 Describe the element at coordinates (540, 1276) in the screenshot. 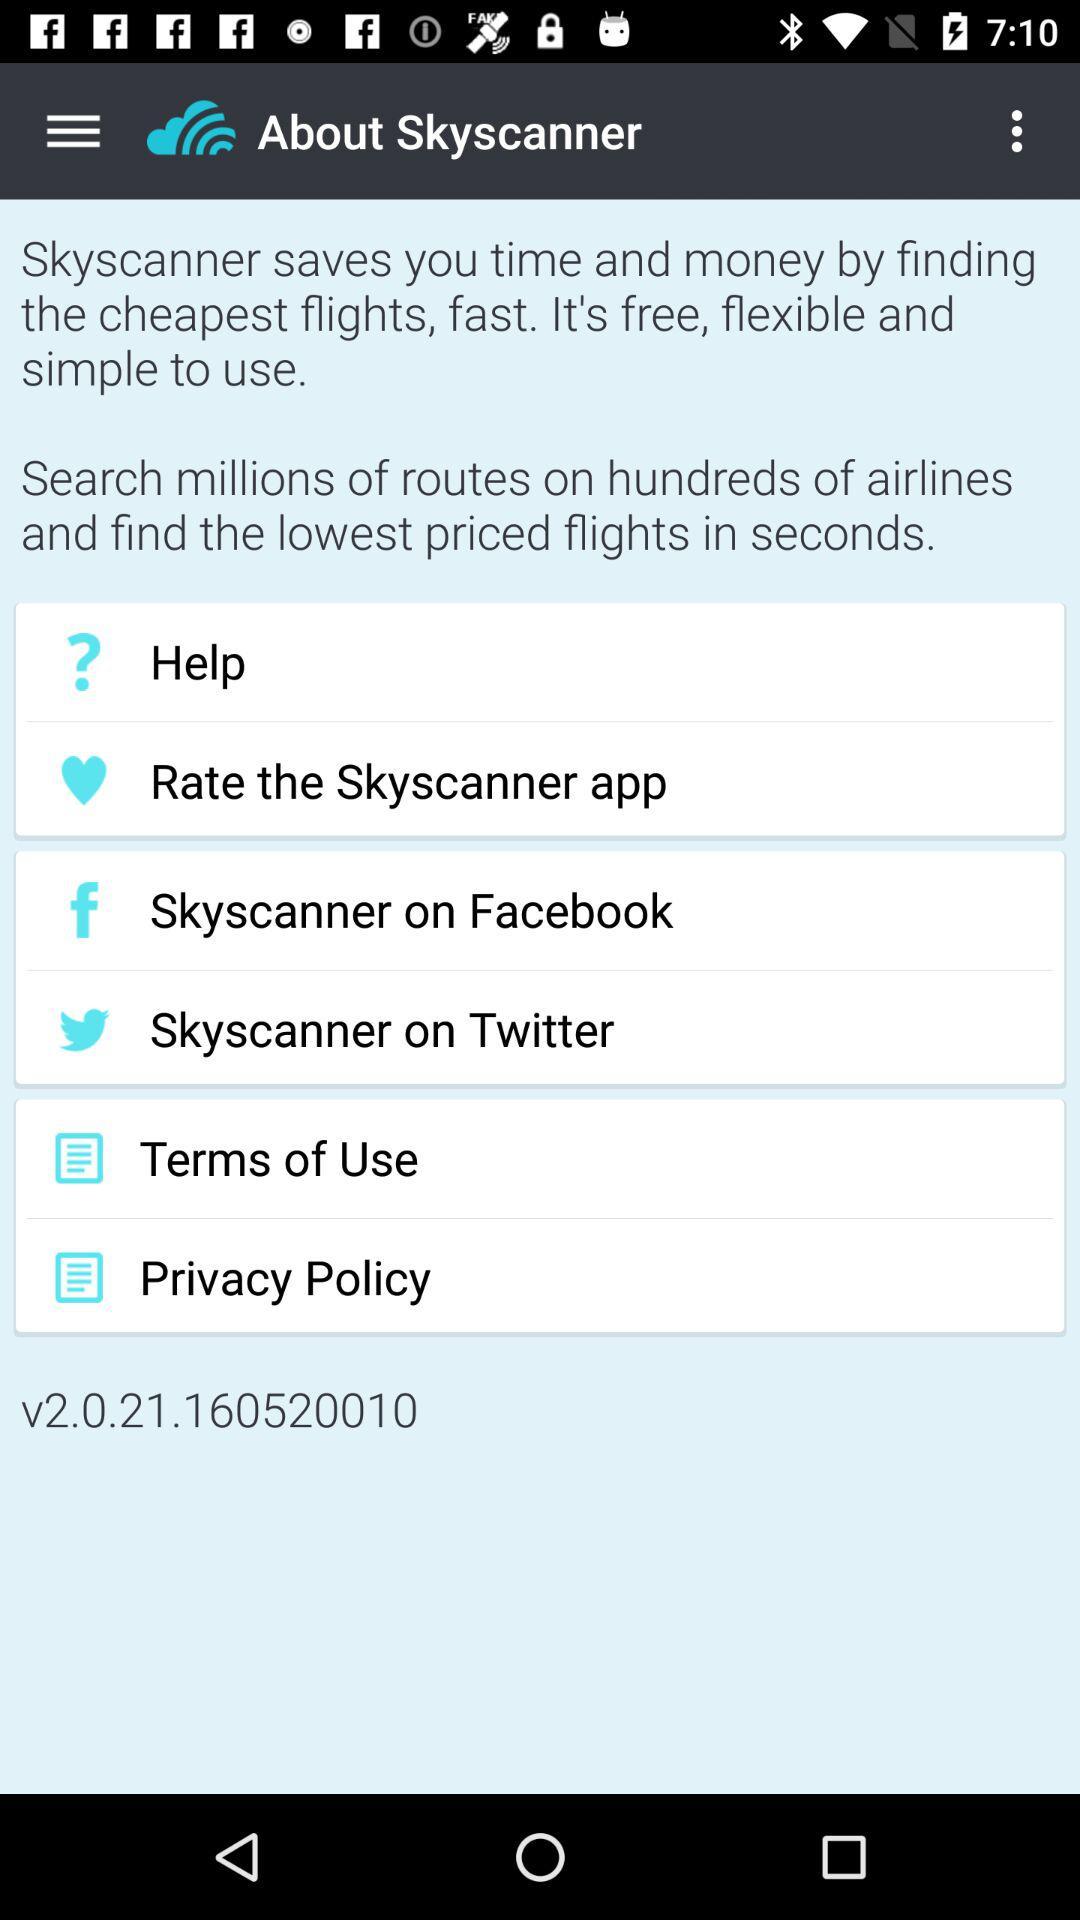

I see `item below terms of use icon` at that location.